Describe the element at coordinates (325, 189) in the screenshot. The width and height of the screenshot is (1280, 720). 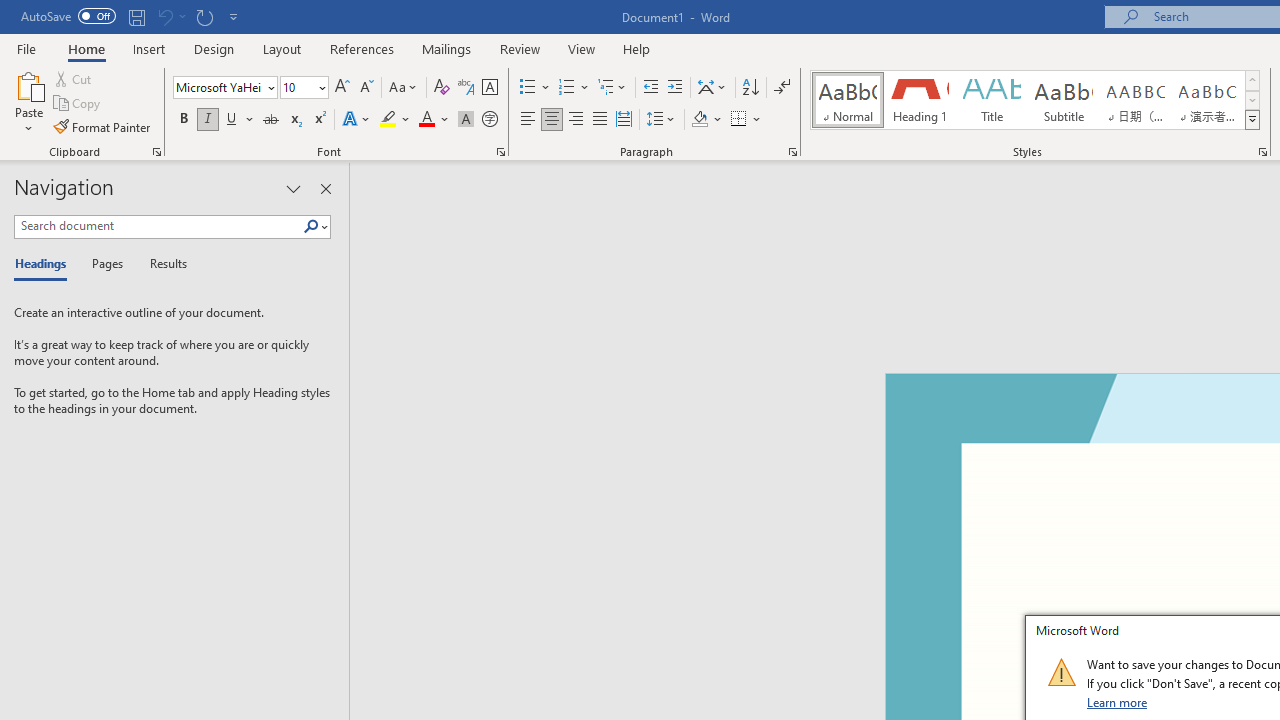
I see `'Close pane'` at that location.